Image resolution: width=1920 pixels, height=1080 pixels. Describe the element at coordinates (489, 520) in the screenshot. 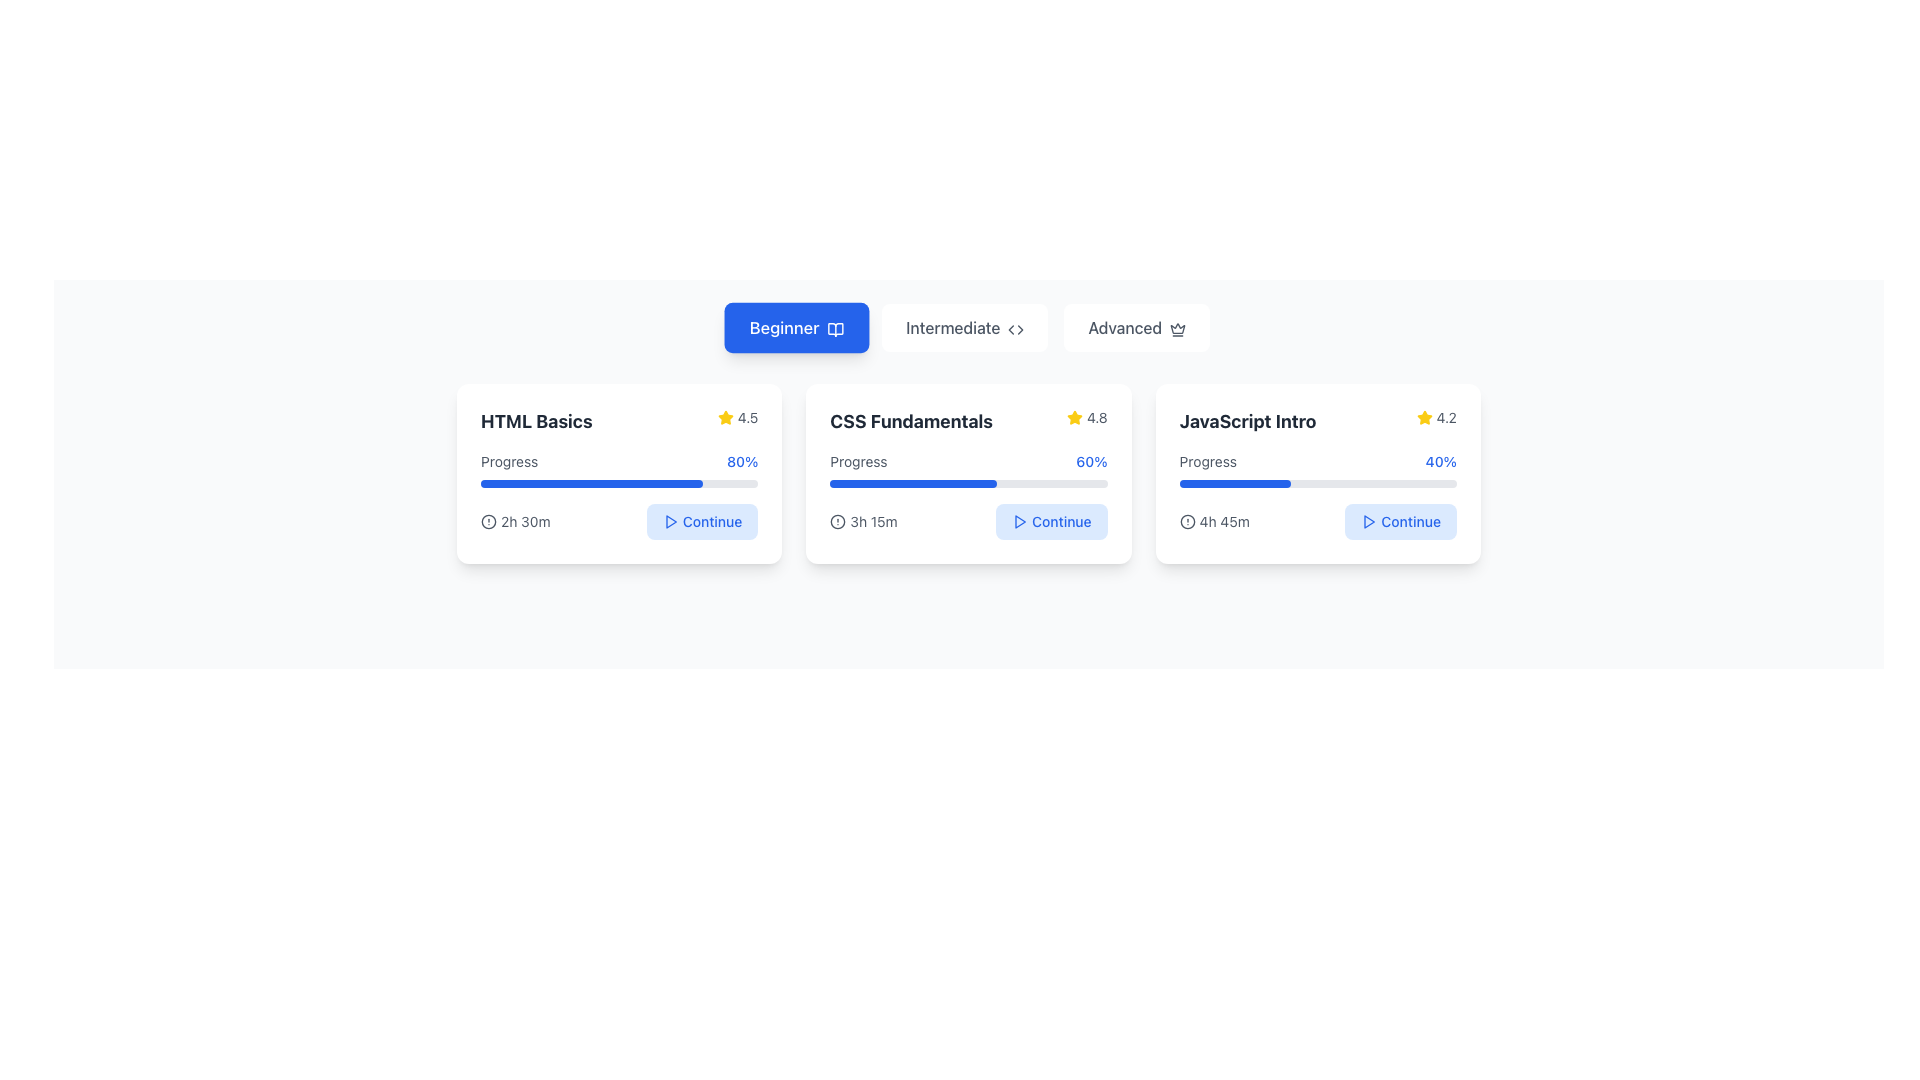

I see `the alert icon located to the left of the '2h 30m' text within the 'HTML Basics' course card` at that location.